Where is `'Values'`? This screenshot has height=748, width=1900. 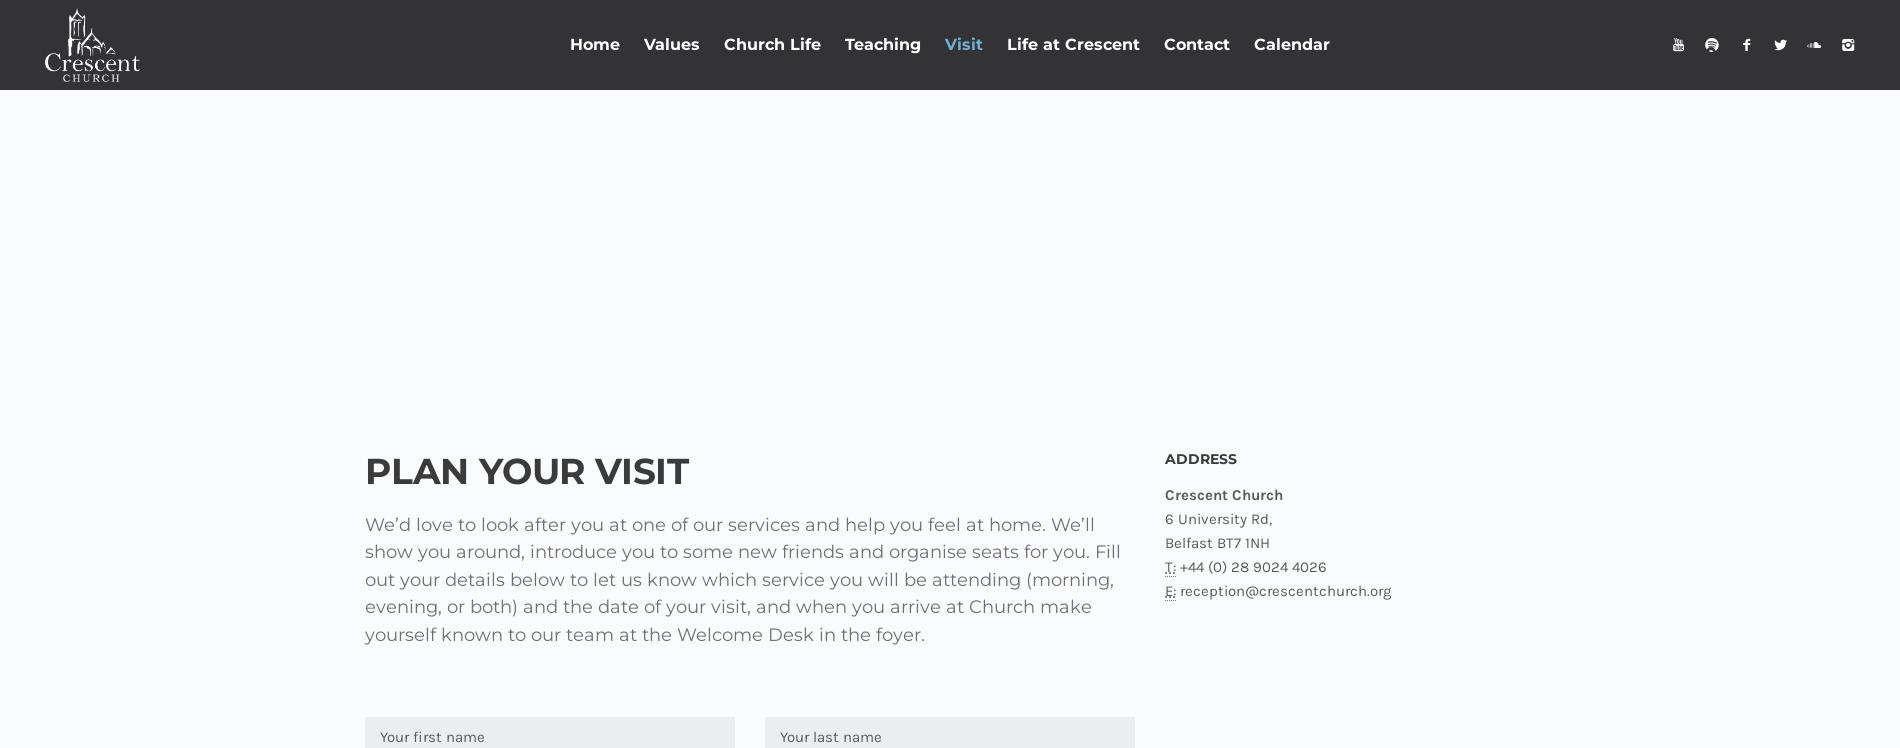 'Values' is located at coordinates (672, 44).